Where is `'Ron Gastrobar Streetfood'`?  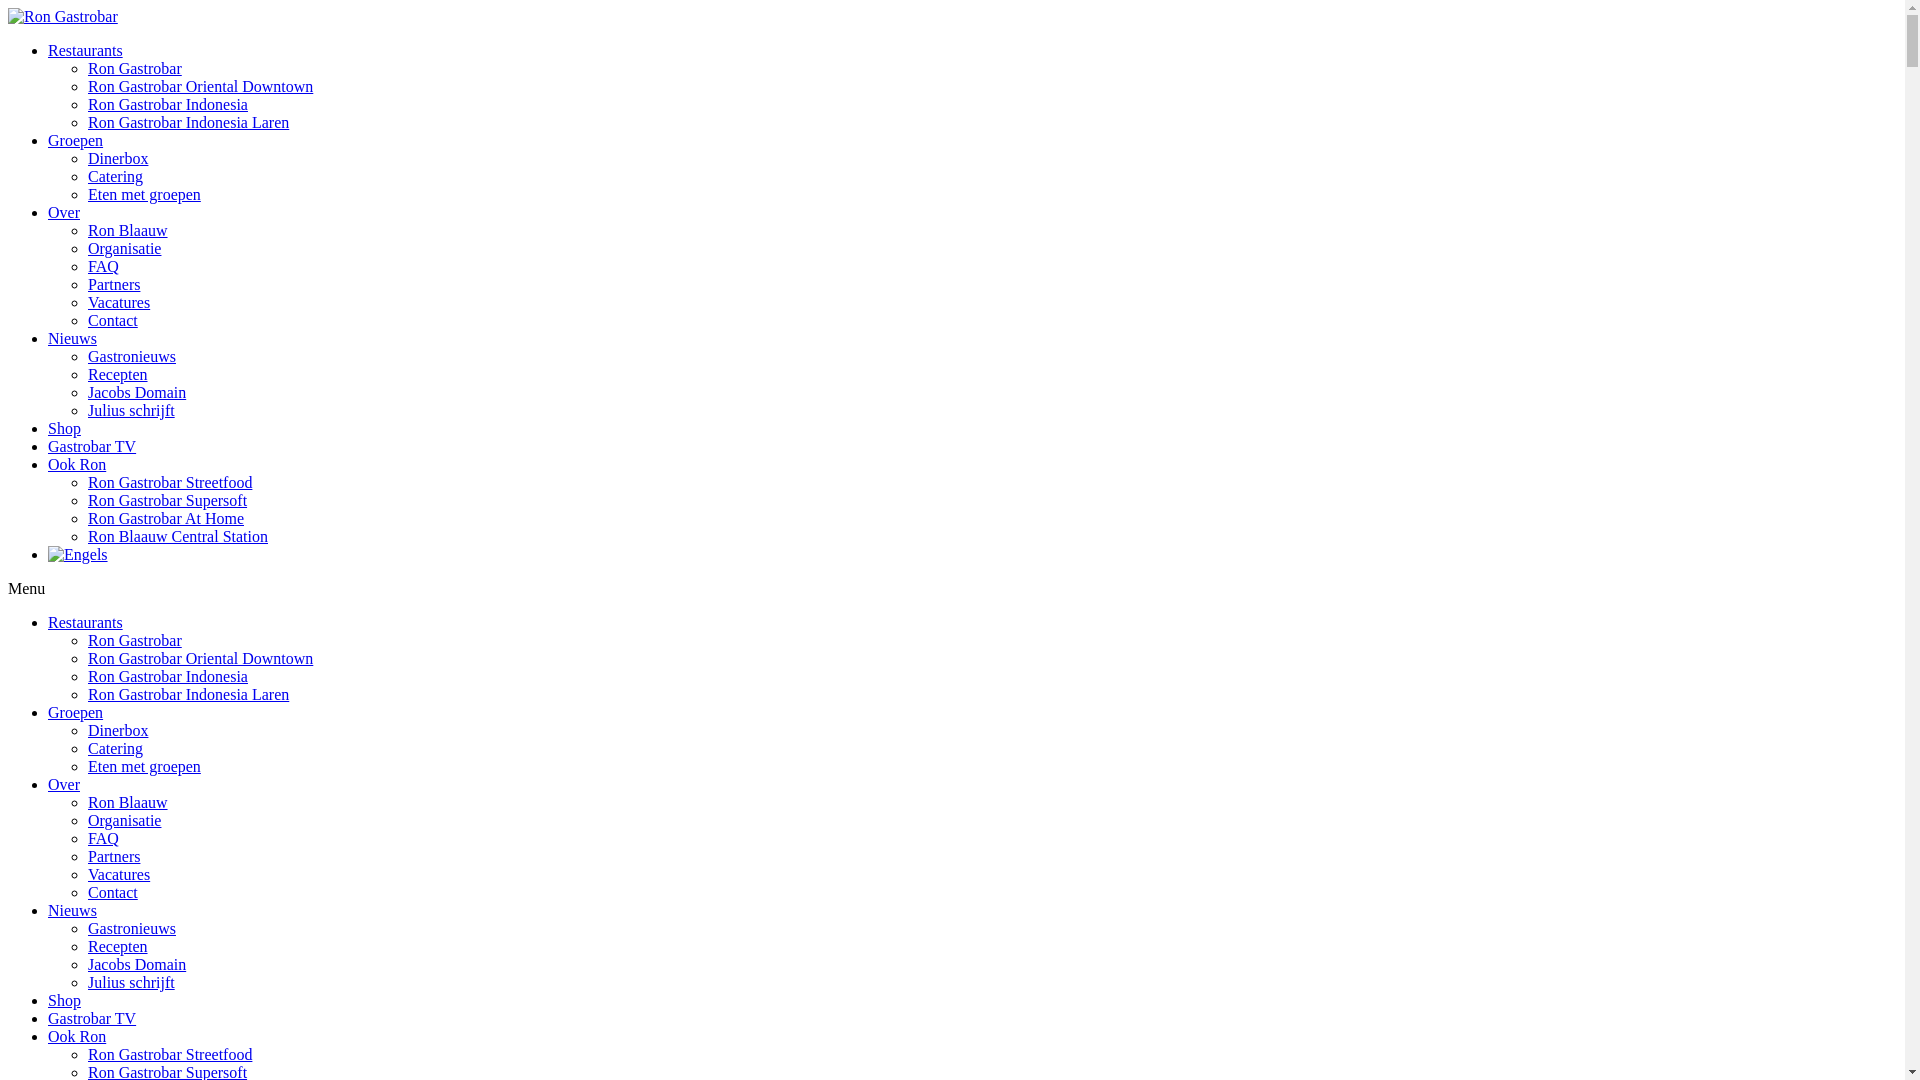
'Ron Gastrobar Streetfood' is located at coordinates (86, 482).